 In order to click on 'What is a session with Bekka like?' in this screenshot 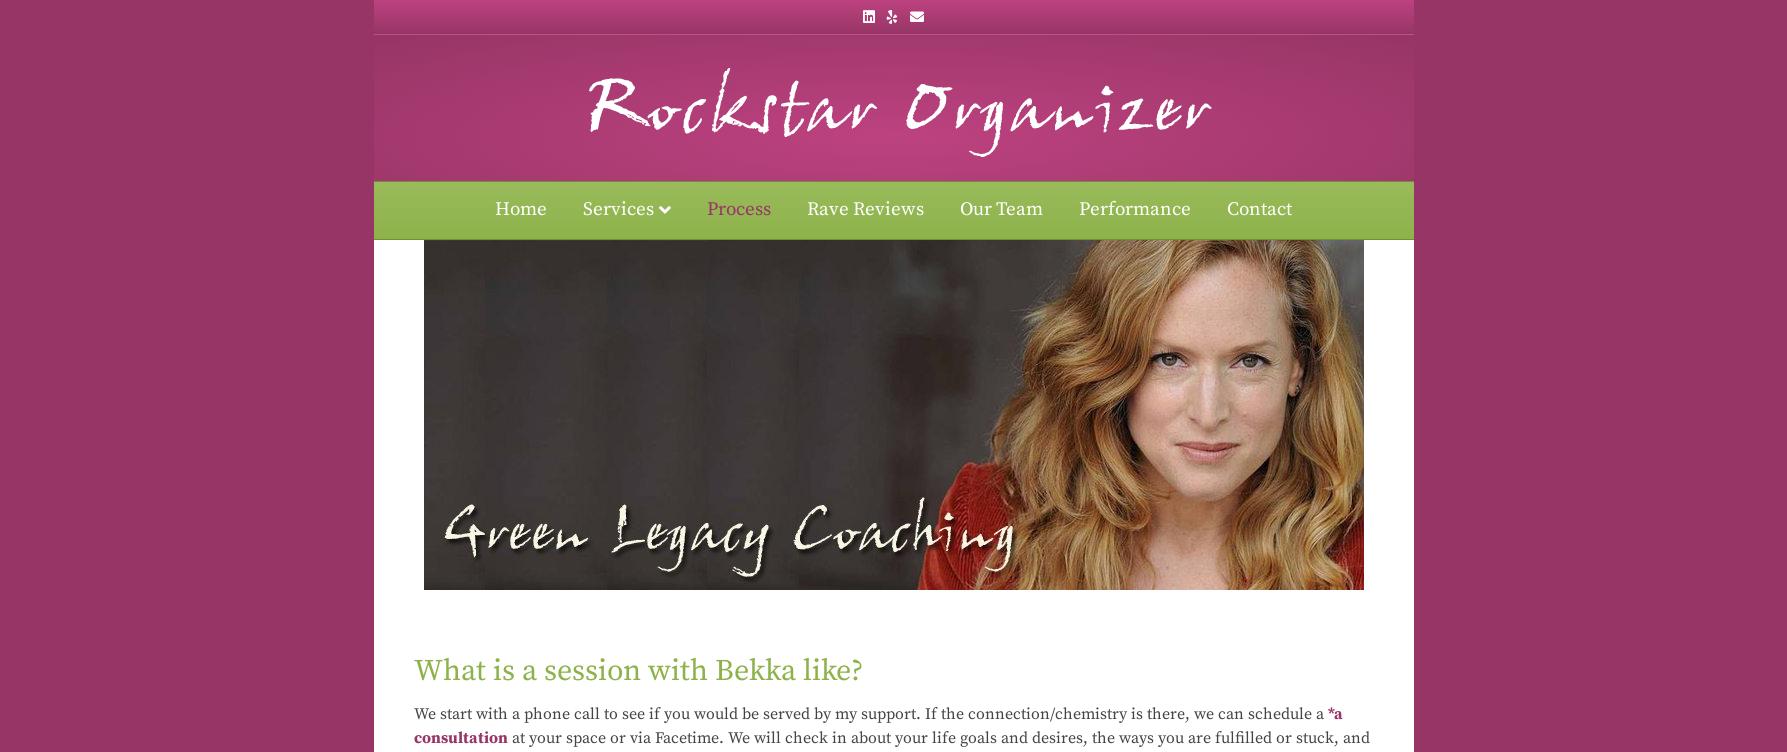, I will do `click(636, 669)`.